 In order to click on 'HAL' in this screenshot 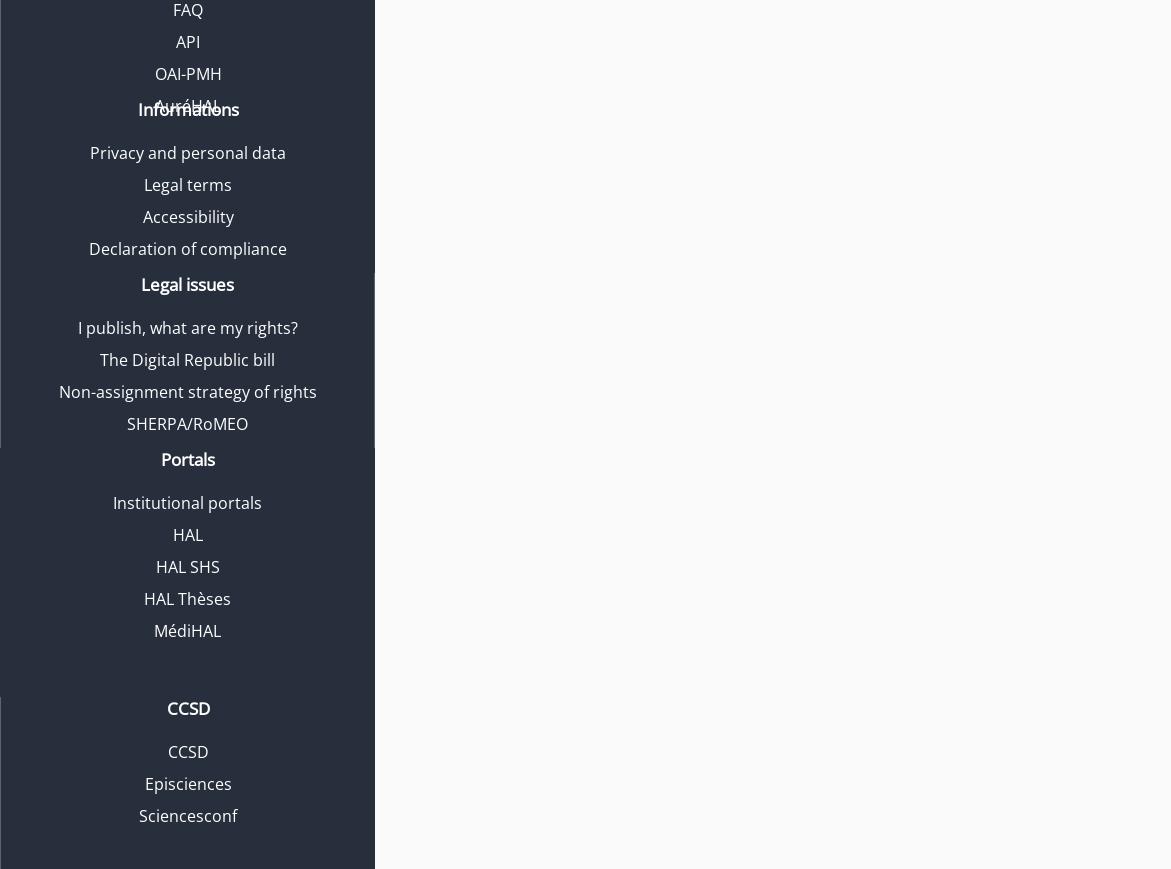, I will do `click(186, 535)`.